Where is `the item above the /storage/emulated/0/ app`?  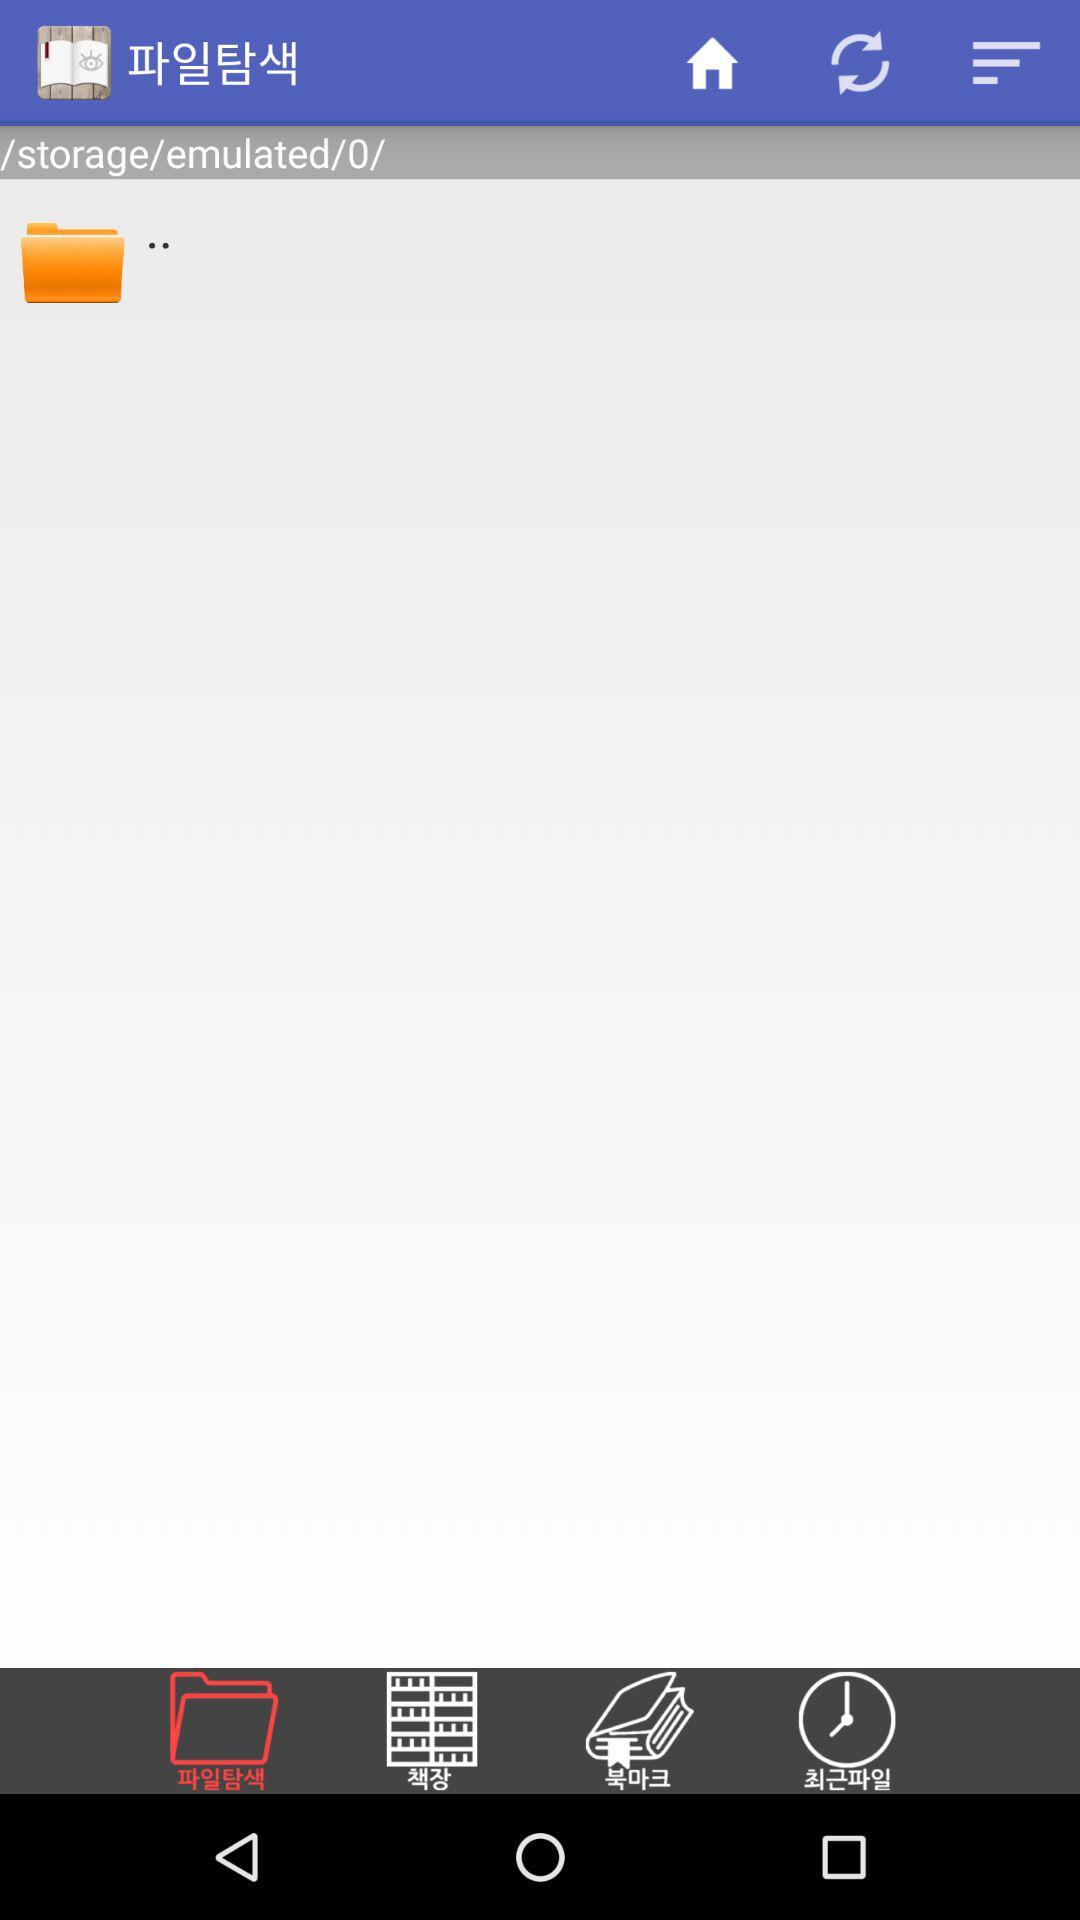
the item above the /storage/emulated/0/ app is located at coordinates (1006, 62).